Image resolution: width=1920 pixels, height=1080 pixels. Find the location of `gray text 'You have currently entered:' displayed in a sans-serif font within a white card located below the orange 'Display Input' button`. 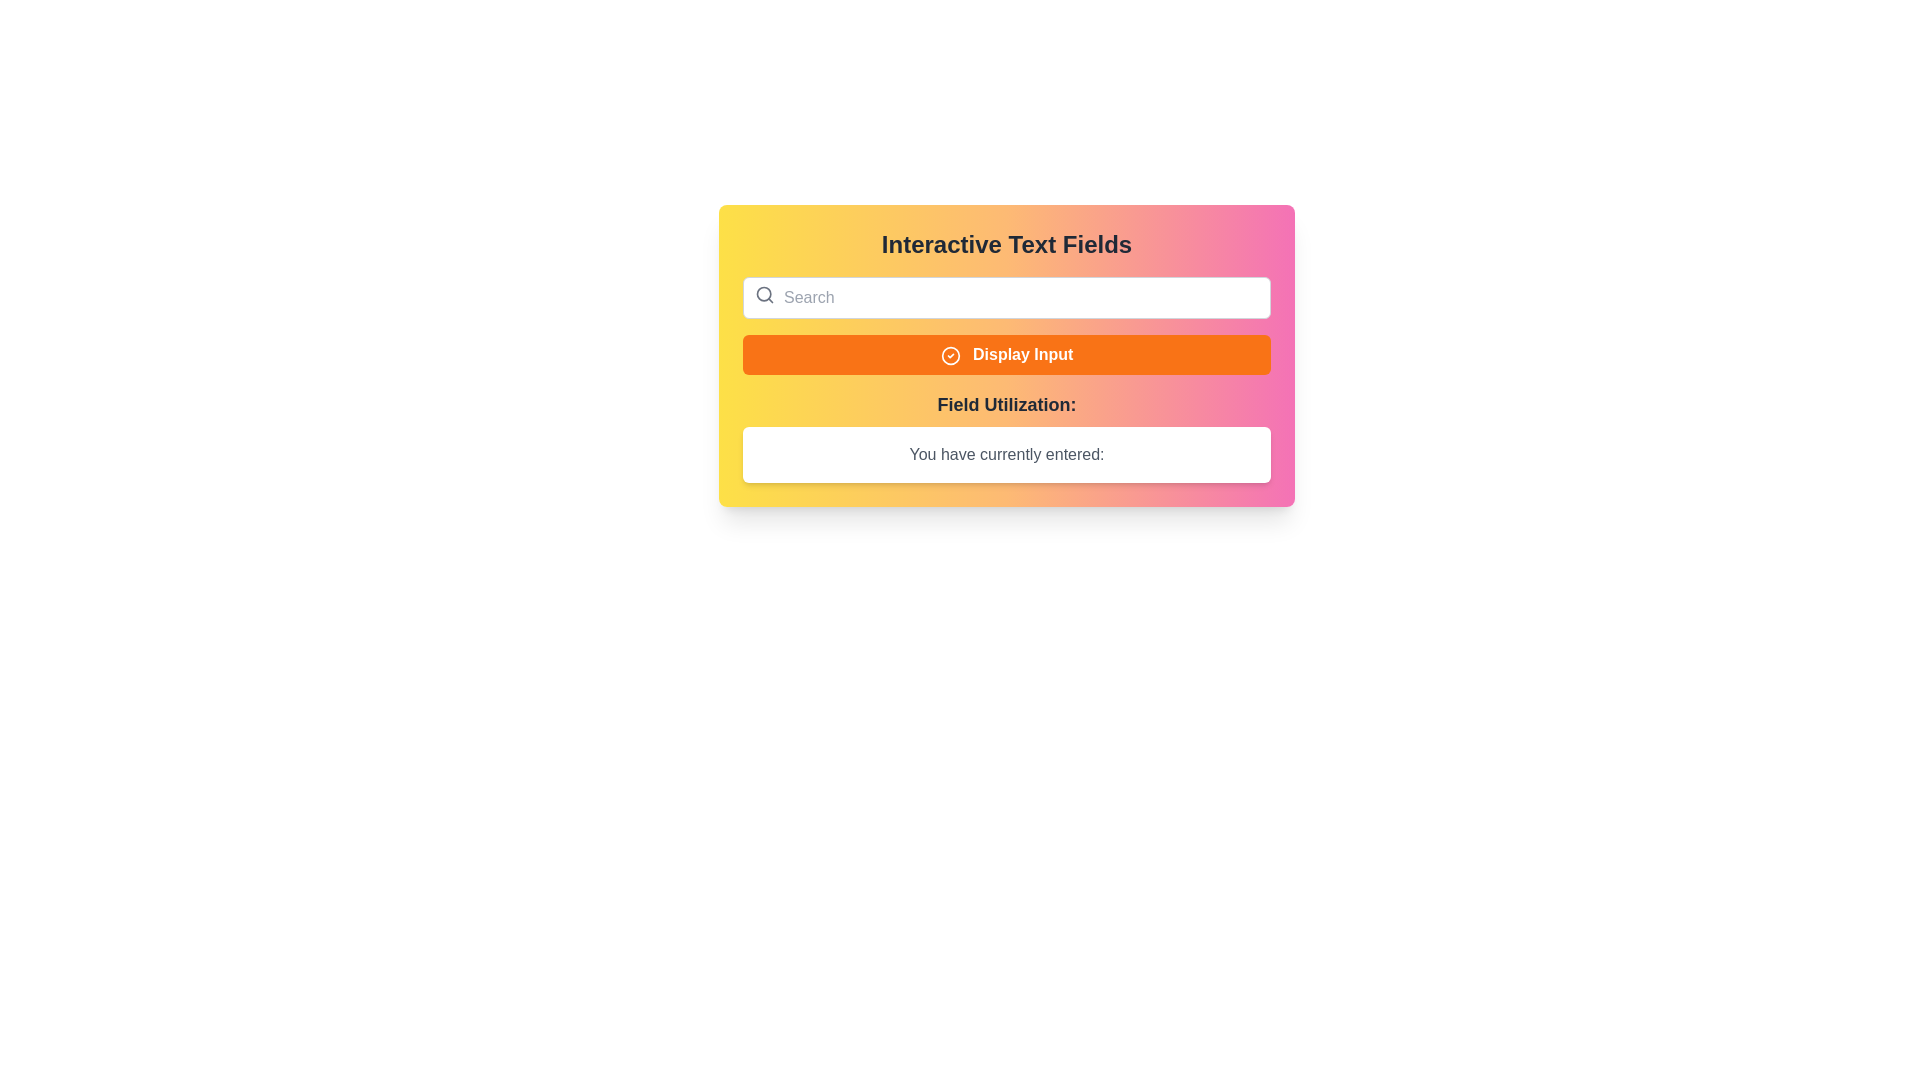

gray text 'You have currently entered:' displayed in a sans-serif font within a white card located below the orange 'Display Input' button is located at coordinates (1007, 455).